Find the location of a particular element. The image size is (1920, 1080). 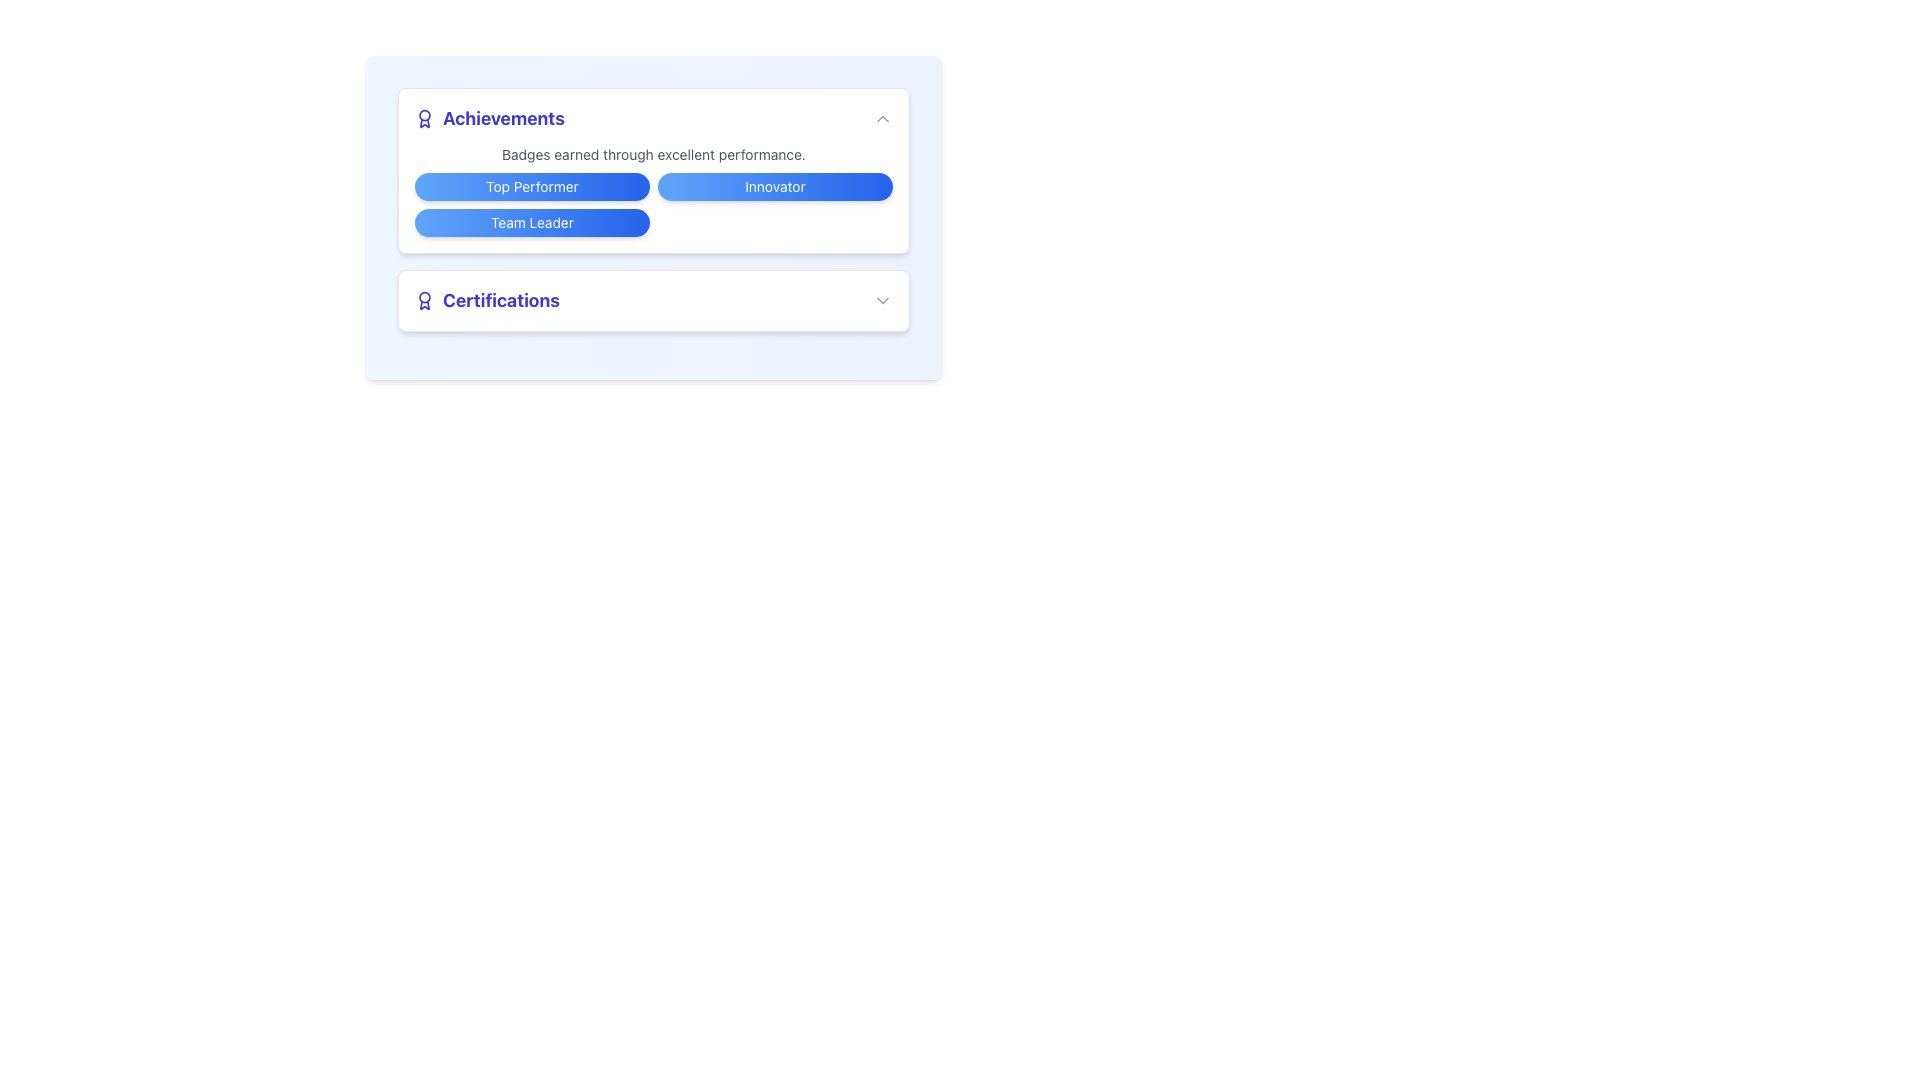

the chevron-shaped upward arrow icon in the top-right corner of the 'Achievements' section header is located at coordinates (882, 119).